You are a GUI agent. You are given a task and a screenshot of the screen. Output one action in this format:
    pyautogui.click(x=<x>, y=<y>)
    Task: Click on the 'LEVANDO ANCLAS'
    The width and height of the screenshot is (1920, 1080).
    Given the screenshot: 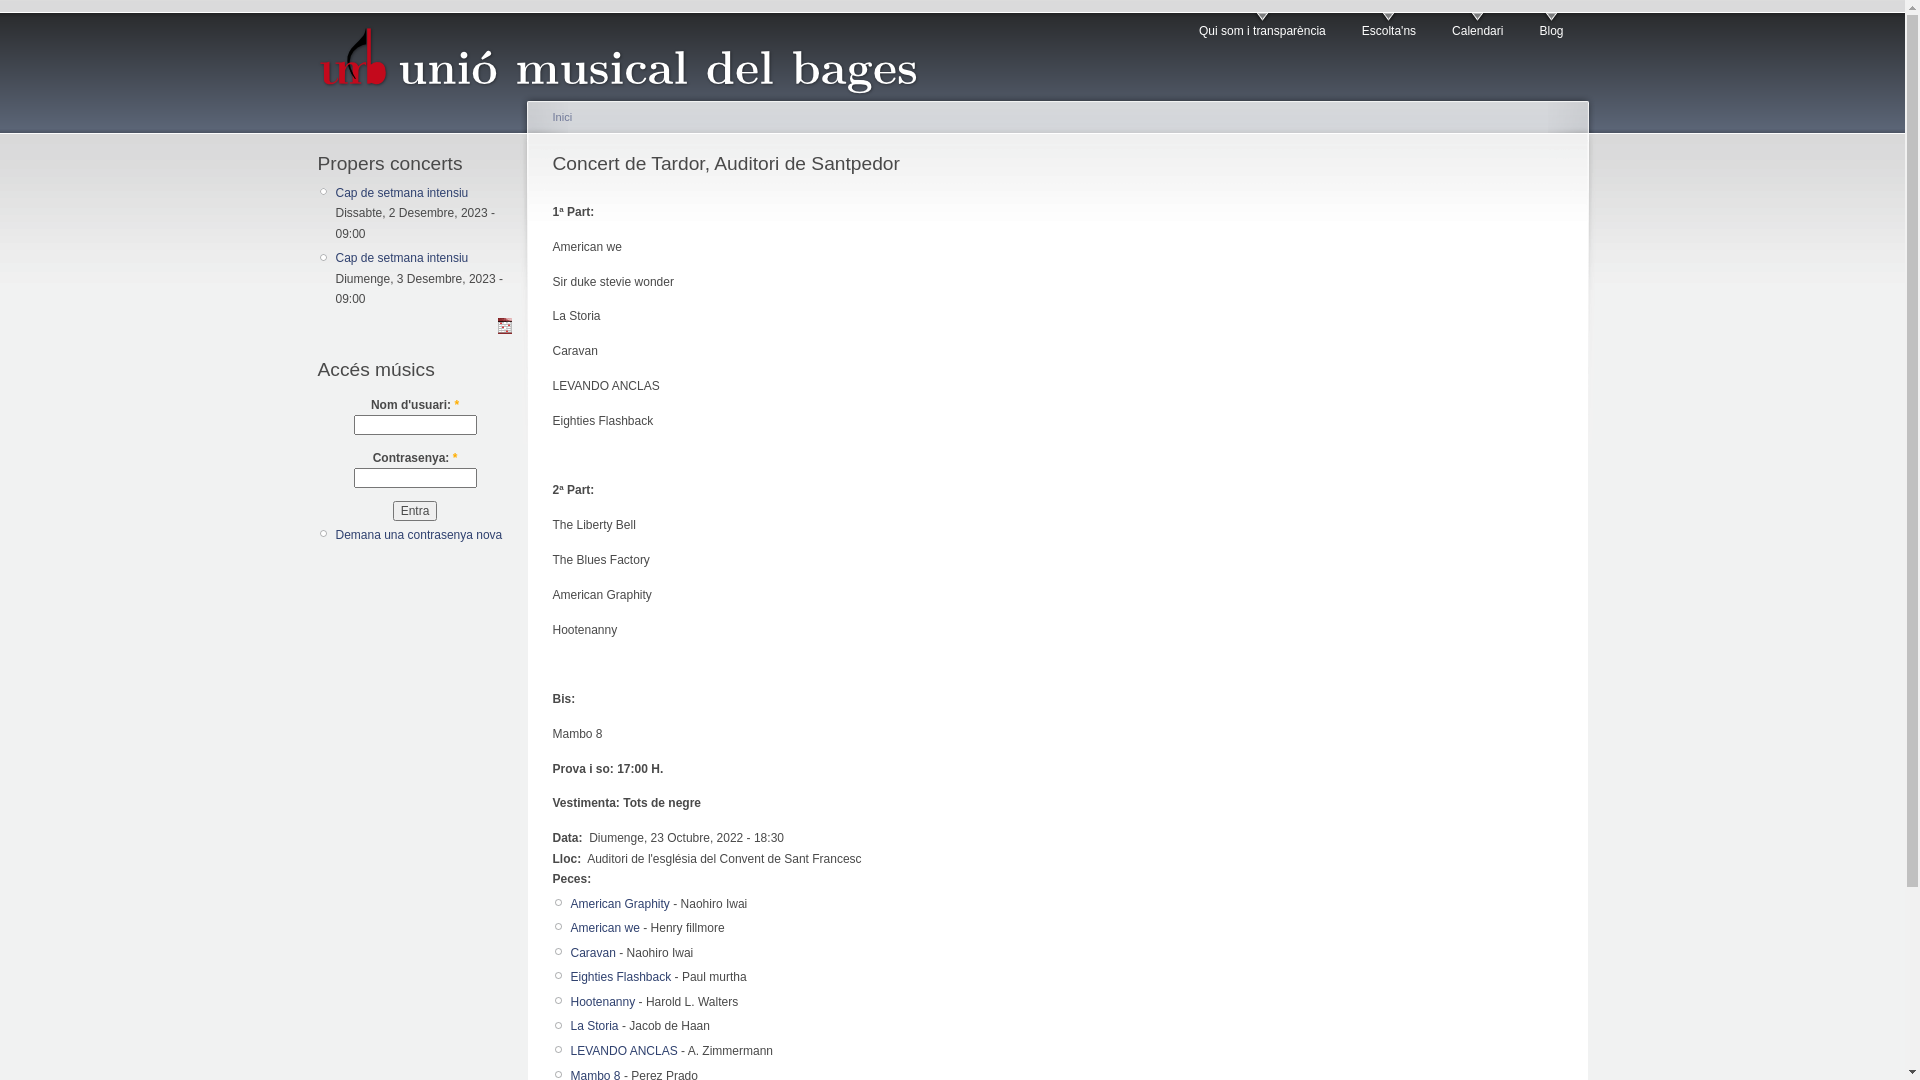 What is the action you would take?
    pyautogui.click(x=622, y=1049)
    